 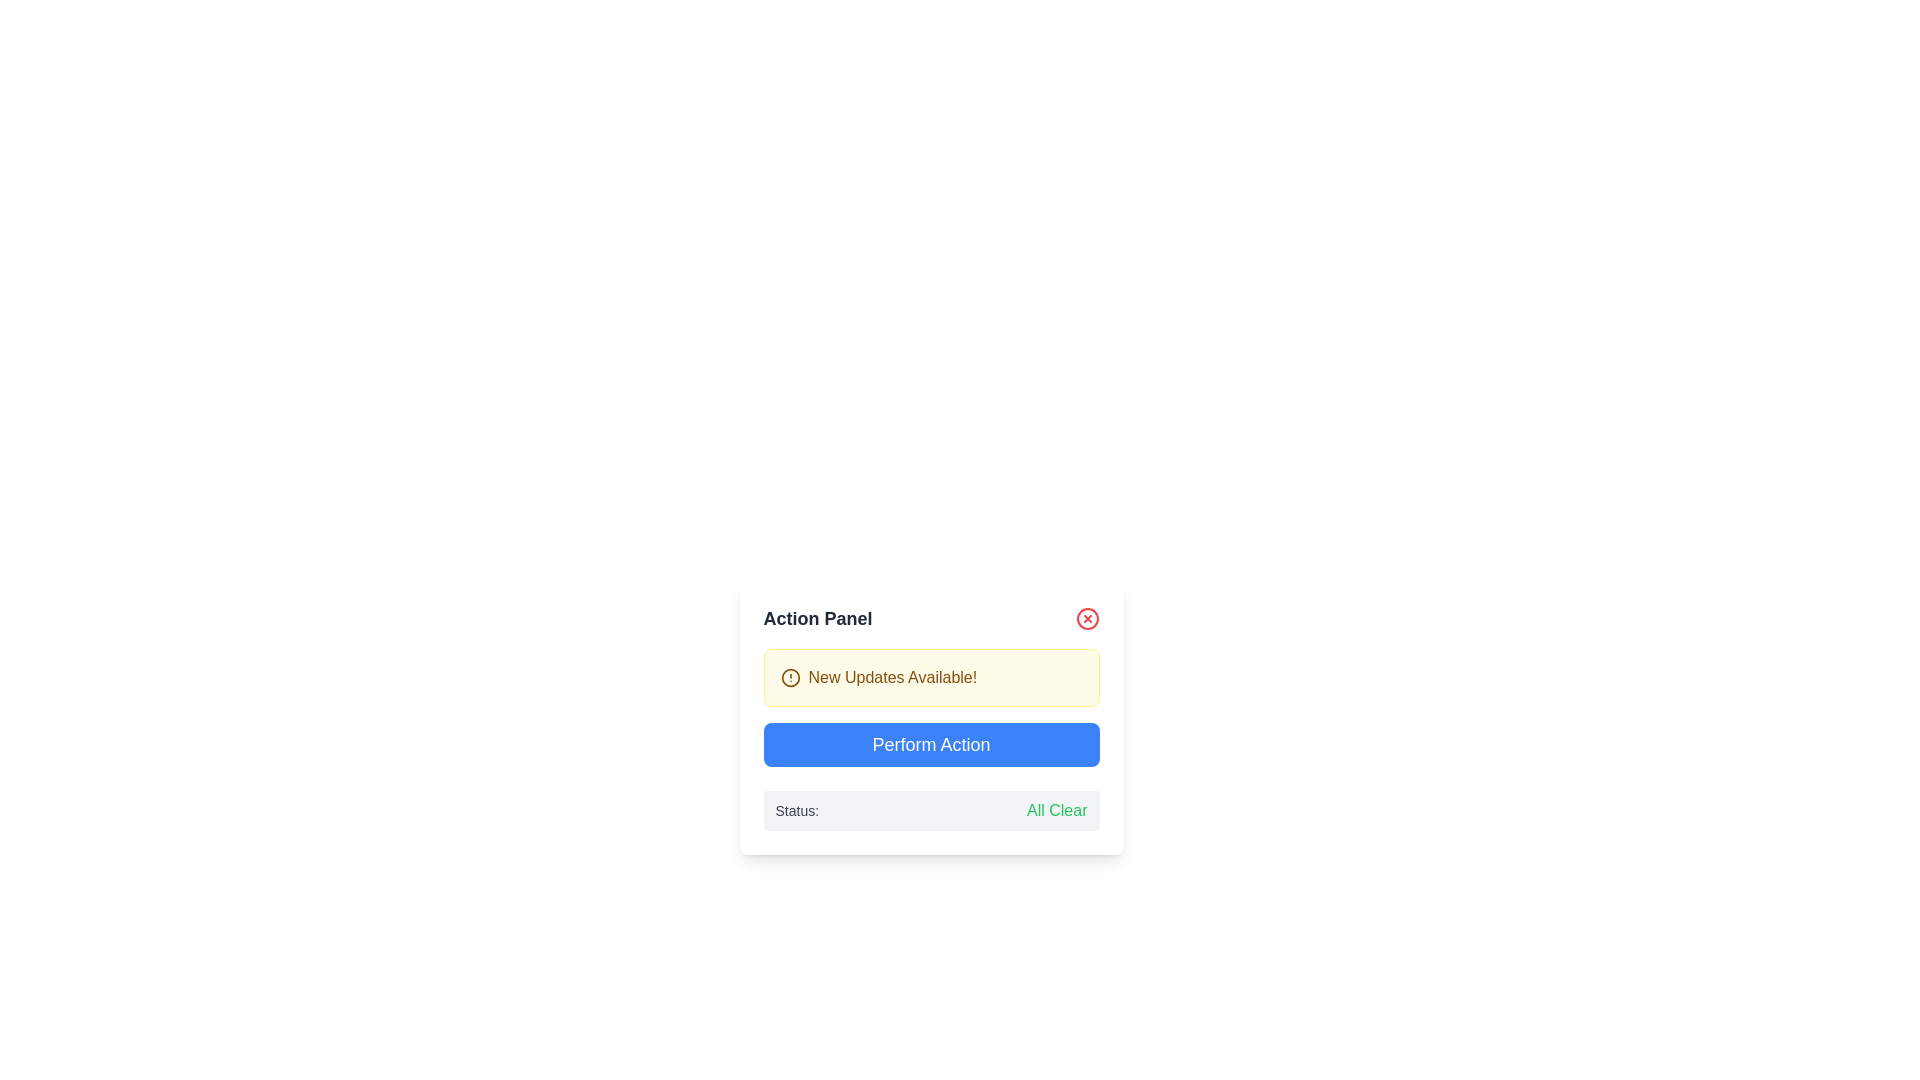 I want to click on the Notification Alert Box displaying 'New Updates Available!' with a yellow background, located between the 'Action Panel' header and the 'Perform Action' button, so click(x=930, y=677).